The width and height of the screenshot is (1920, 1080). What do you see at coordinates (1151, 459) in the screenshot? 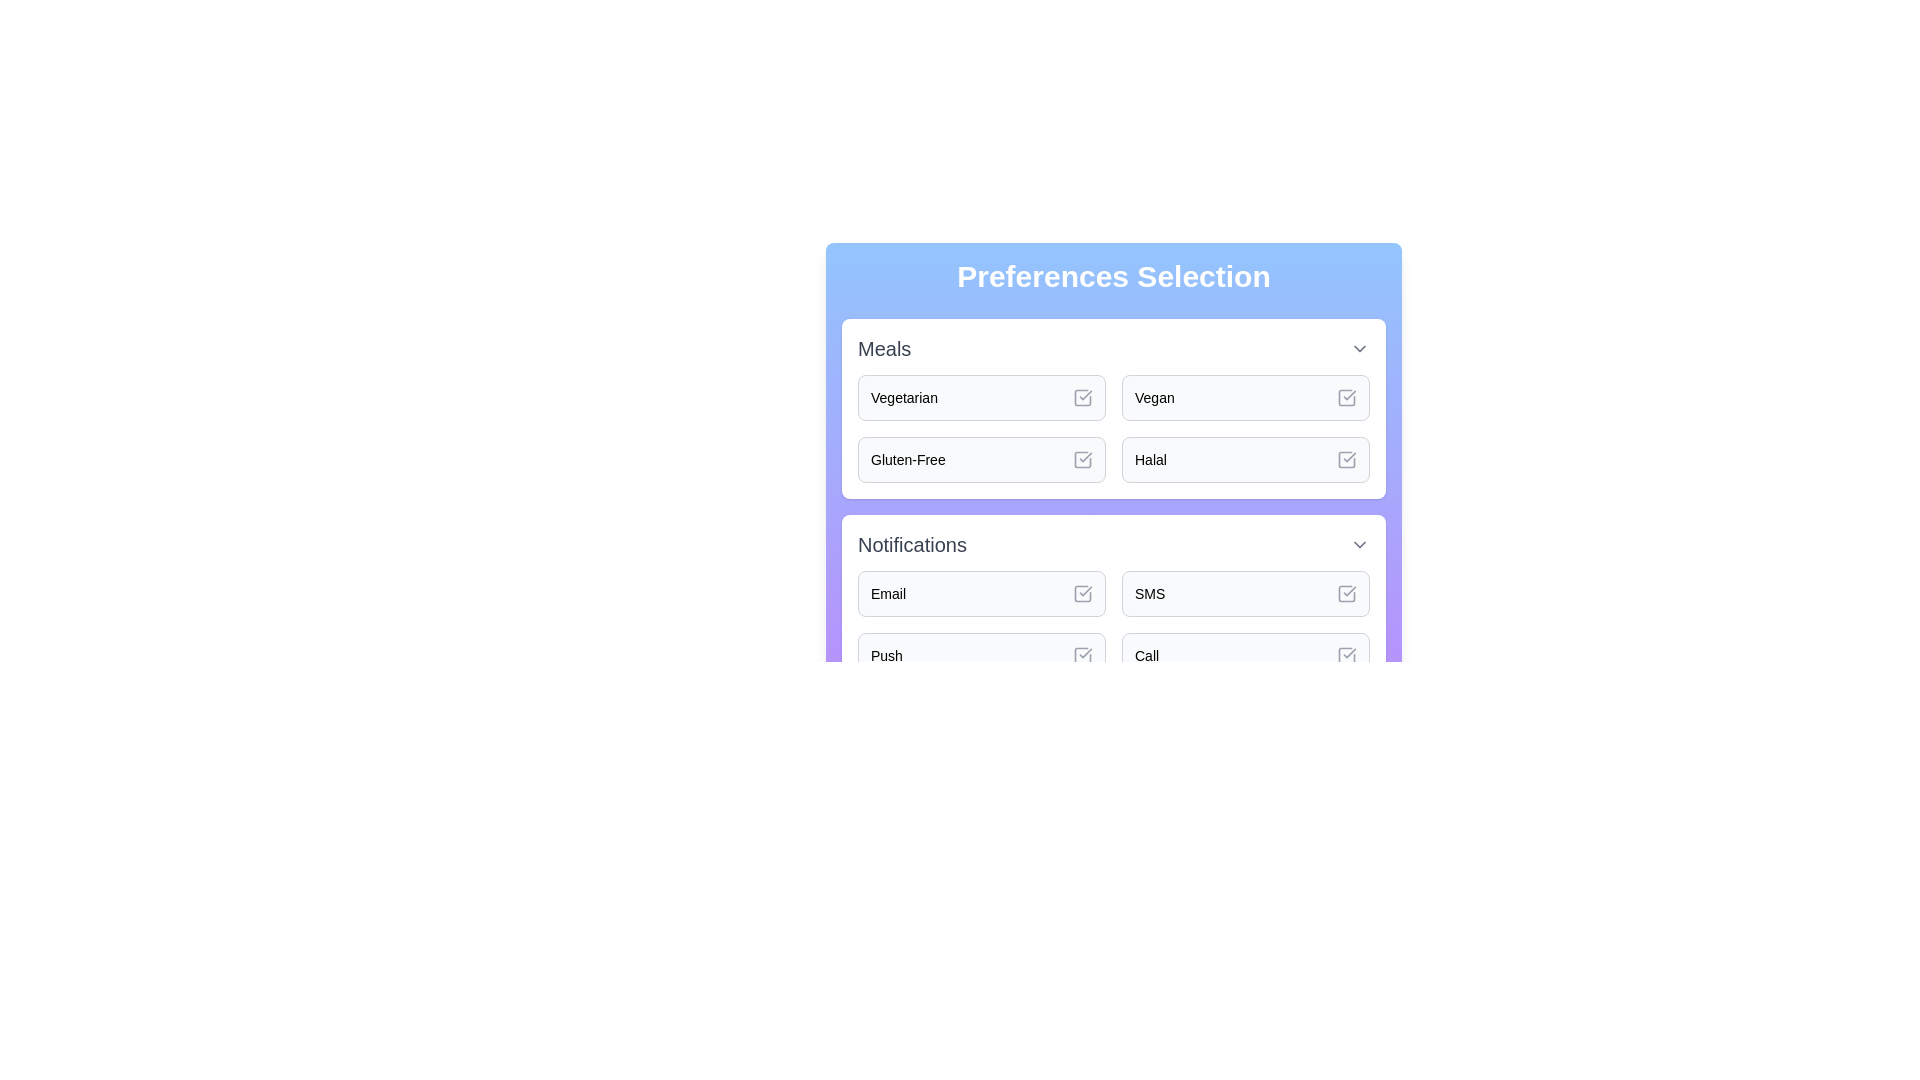
I see `the label displaying 'Halal' located in the bottom-right quadrant of the 'Meals' section within the 'Preferences Selection' interface` at bounding box center [1151, 459].